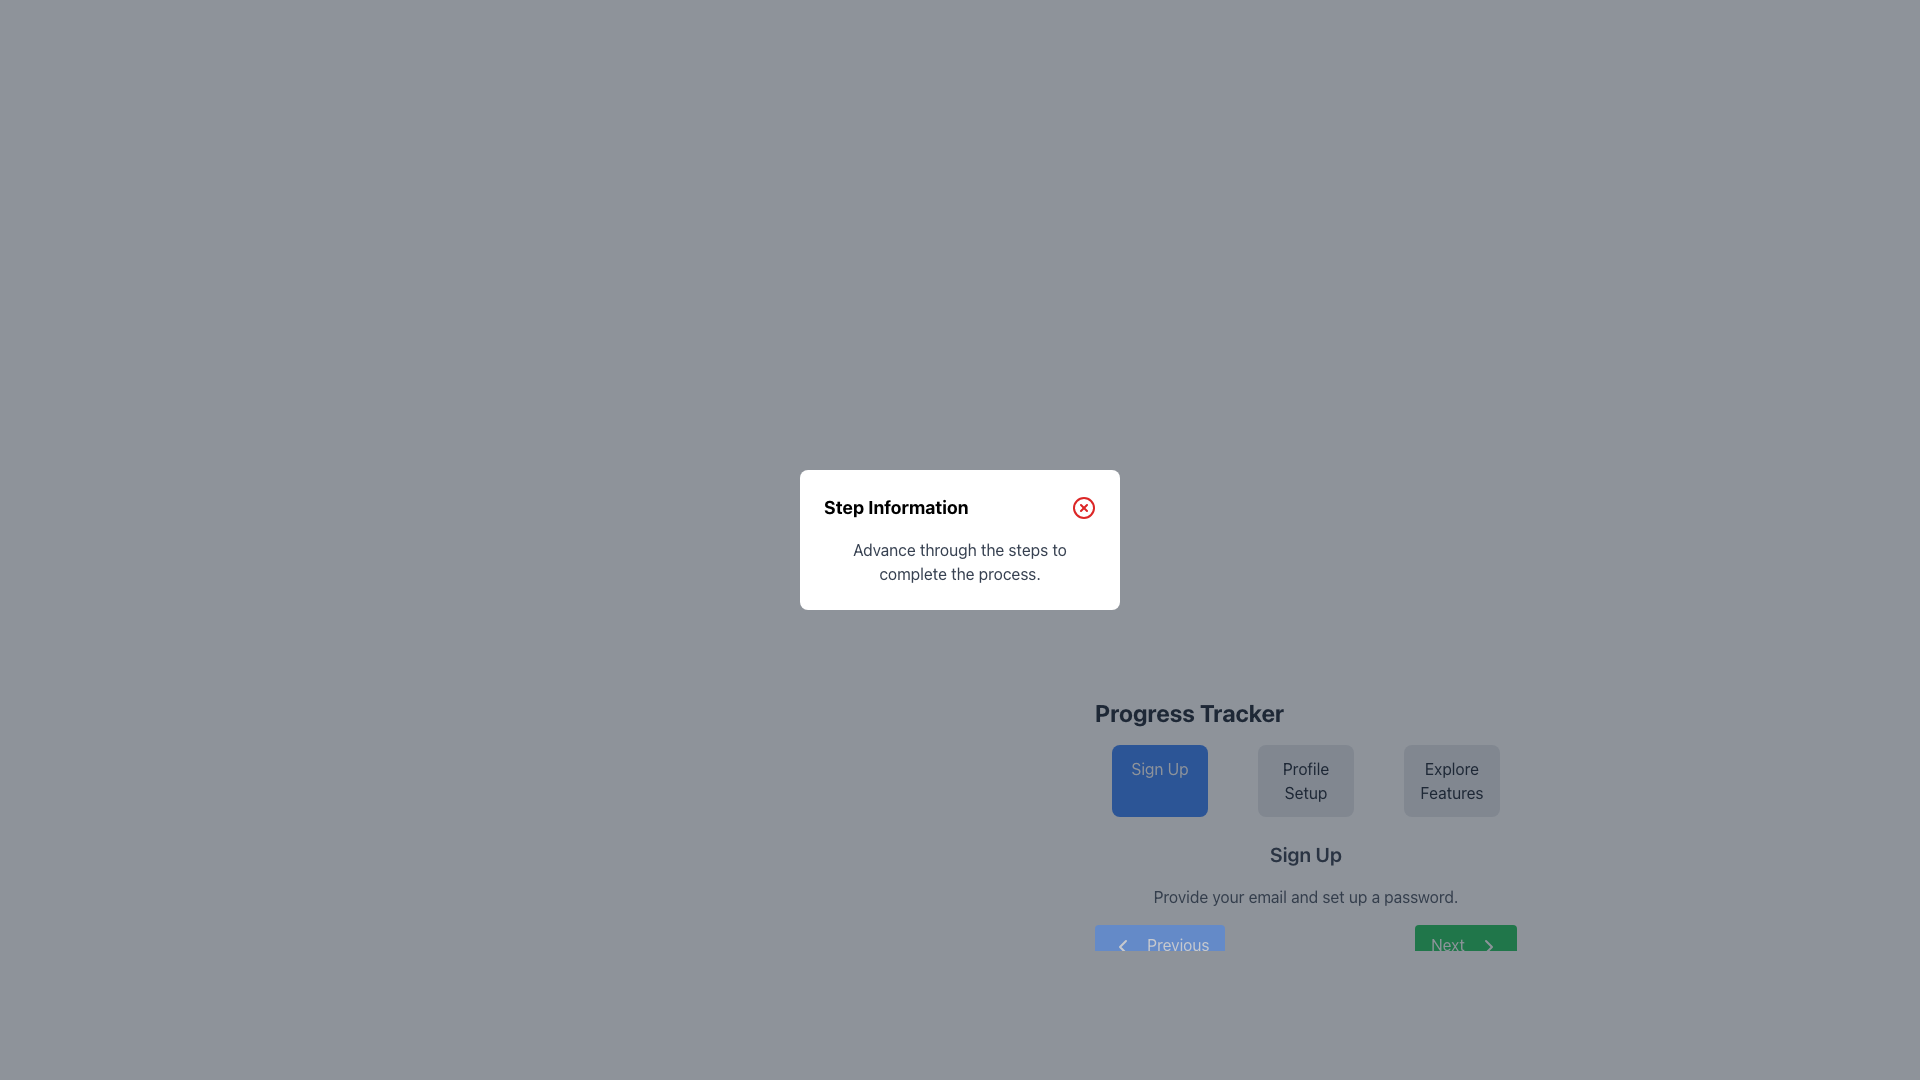  What do you see at coordinates (895, 507) in the screenshot?
I see `heading text of the dialog box located at the top-left corner, summarizing its content and purpose` at bounding box center [895, 507].